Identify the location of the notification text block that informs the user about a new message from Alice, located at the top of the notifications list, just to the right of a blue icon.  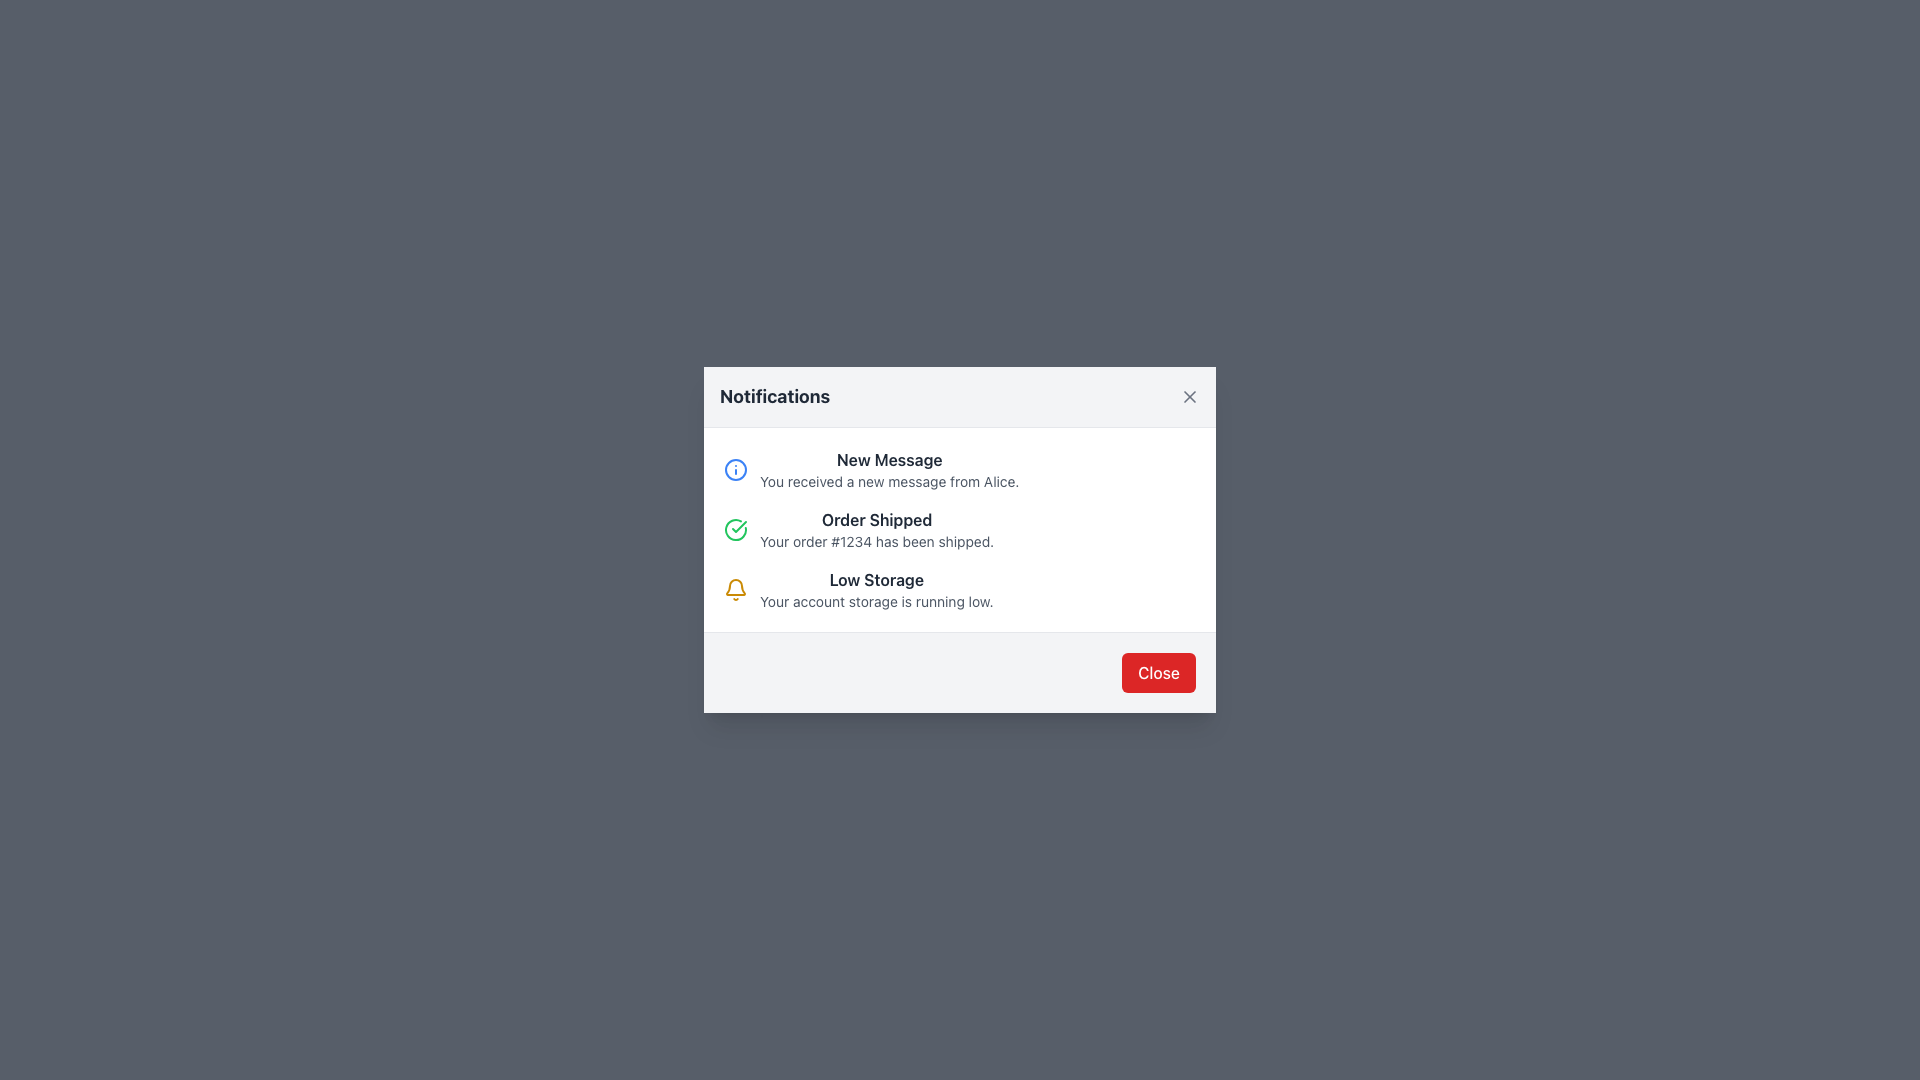
(888, 470).